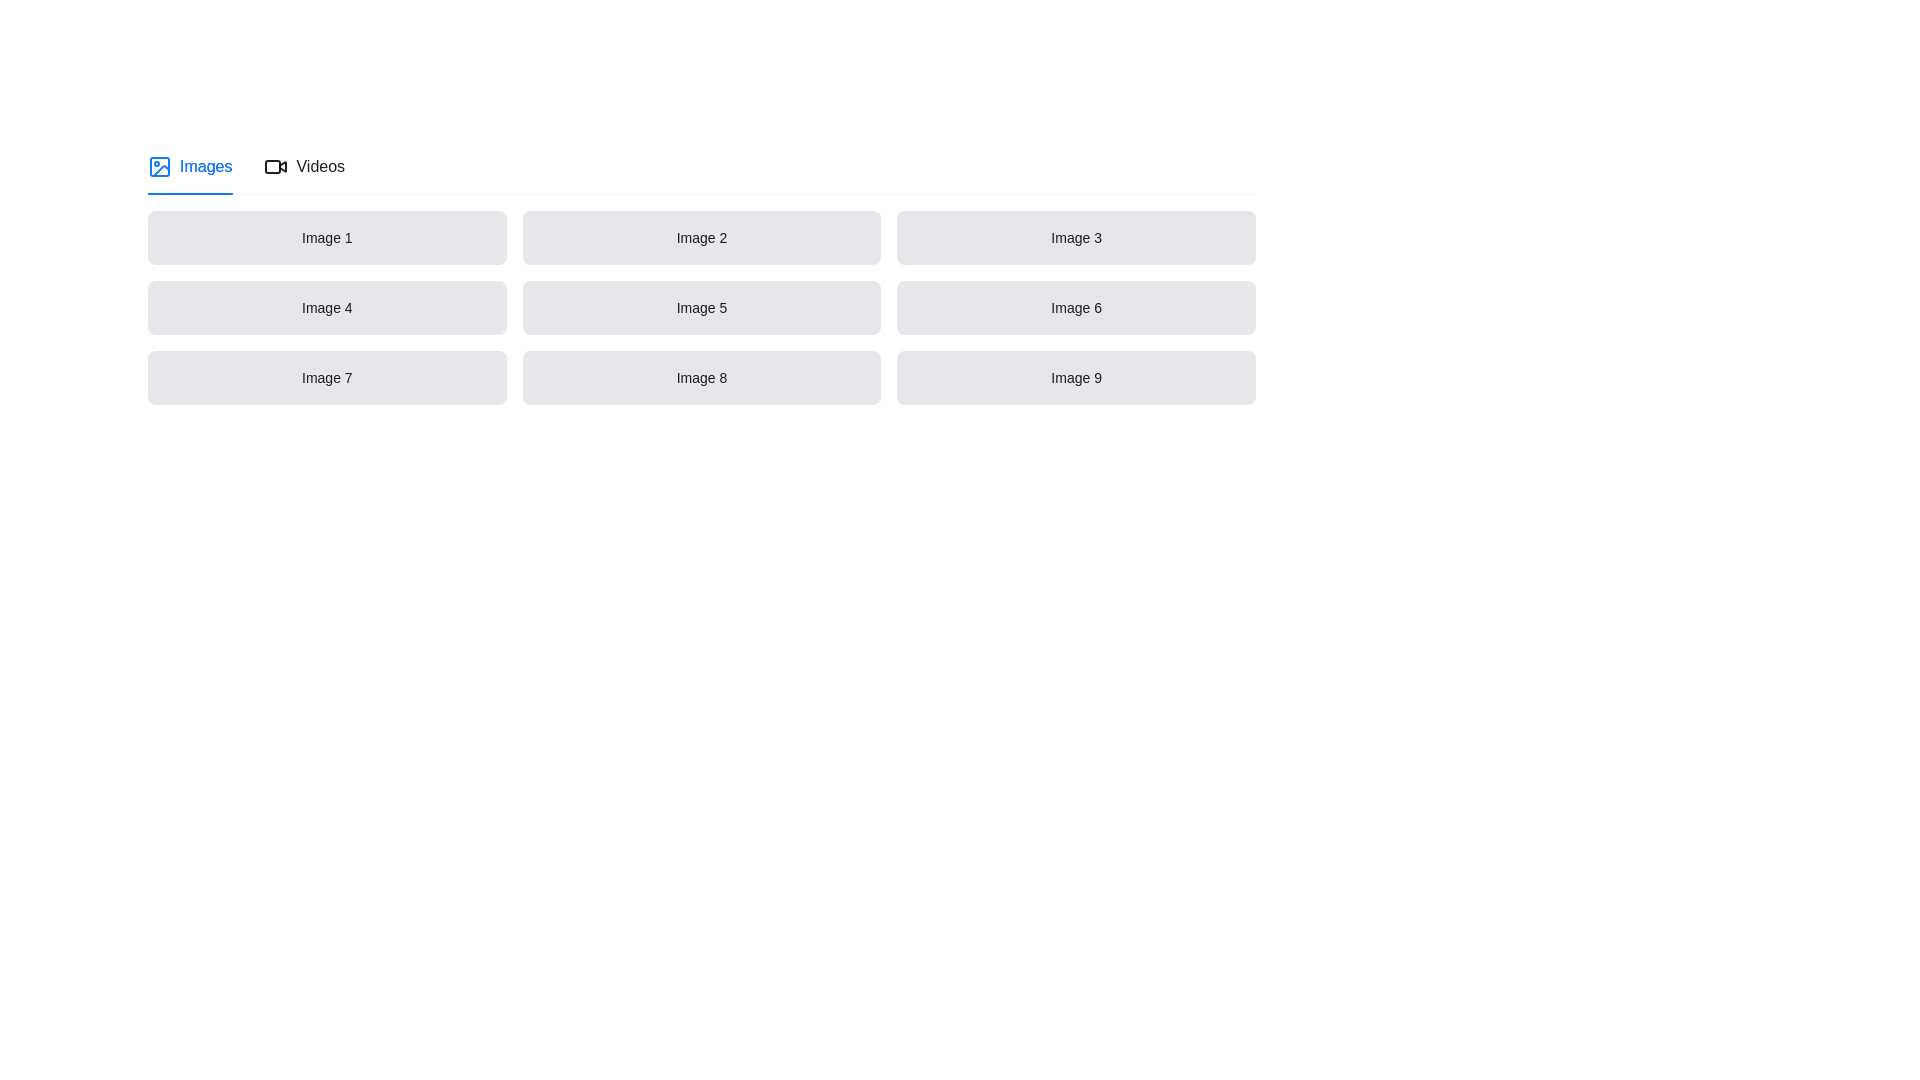 This screenshot has width=1920, height=1080. I want to click on the label element with rounded corners that has a light gray background and displays the text 'Image 3', so click(1075, 237).